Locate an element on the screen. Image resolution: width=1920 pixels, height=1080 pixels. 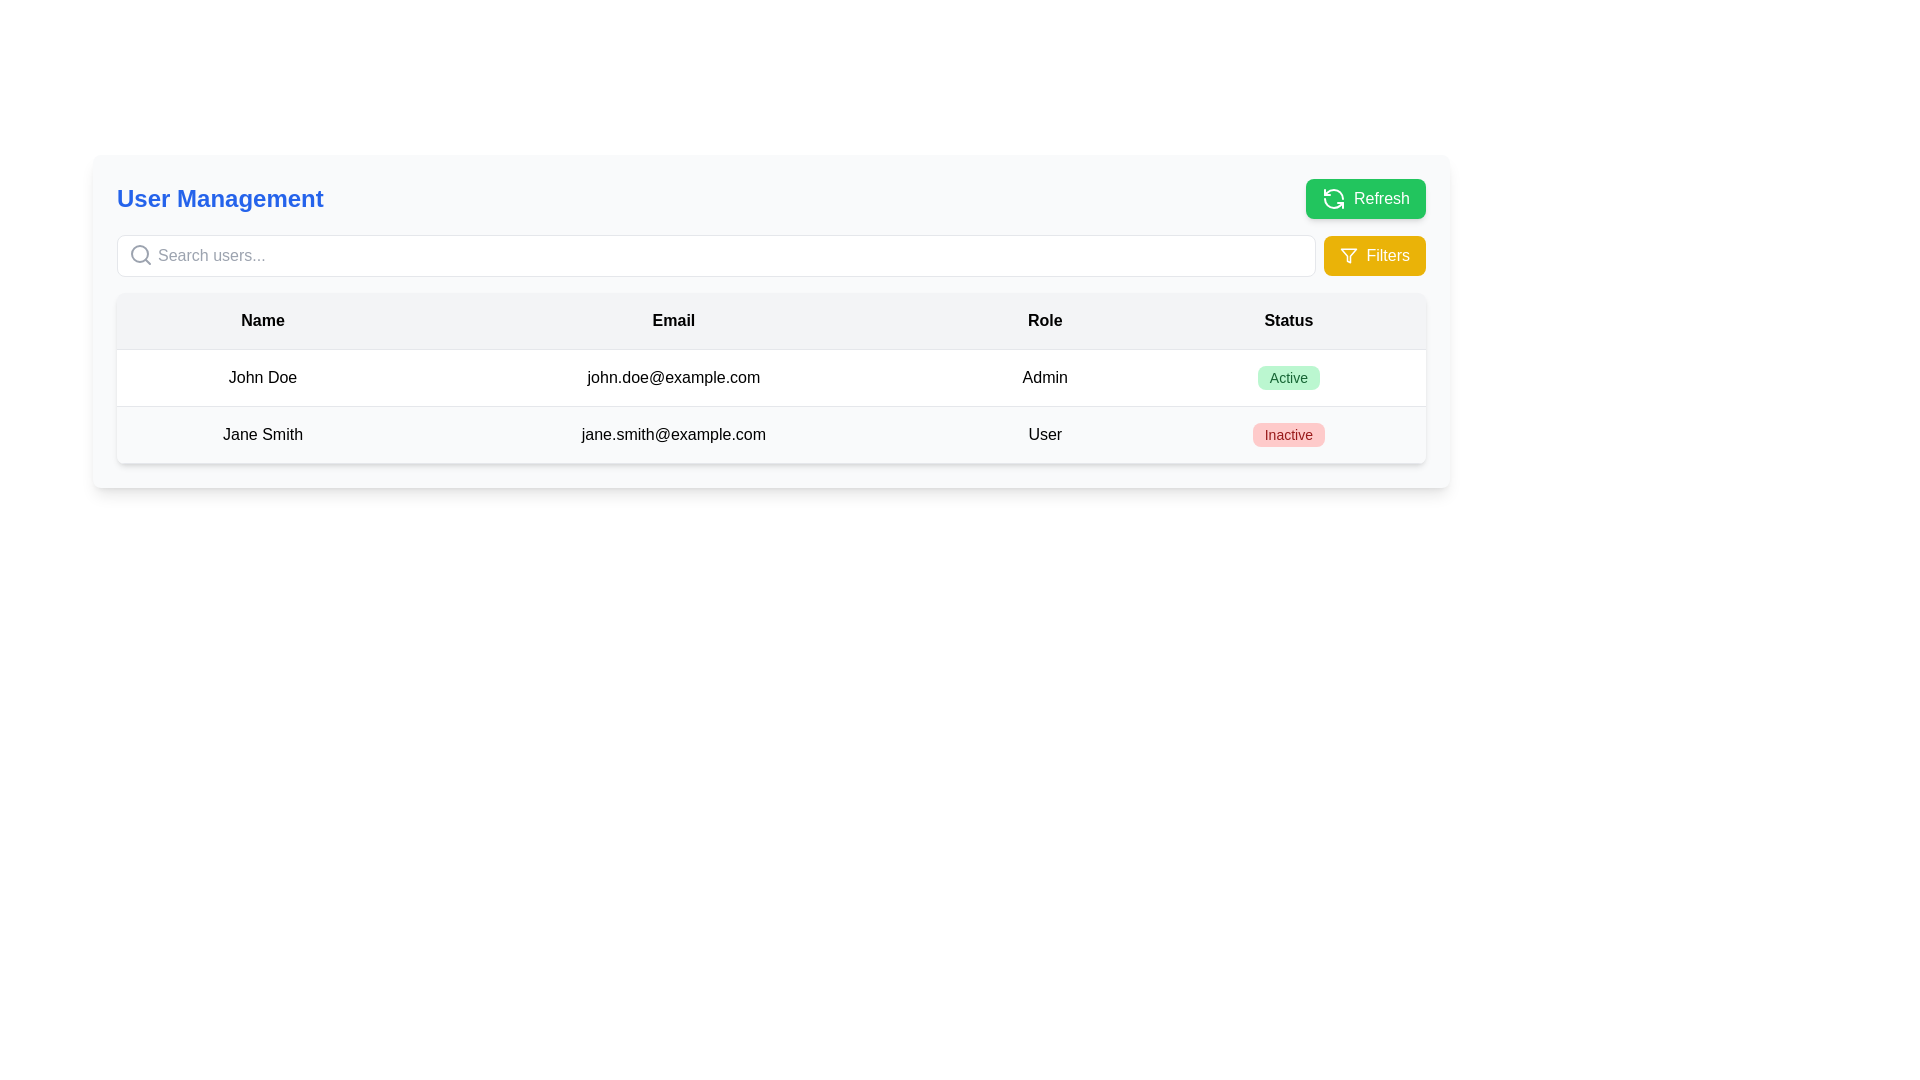
text in the Table Header Cell labeled 'Role', which is the third column header in the table is located at coordinates (1044, 320).